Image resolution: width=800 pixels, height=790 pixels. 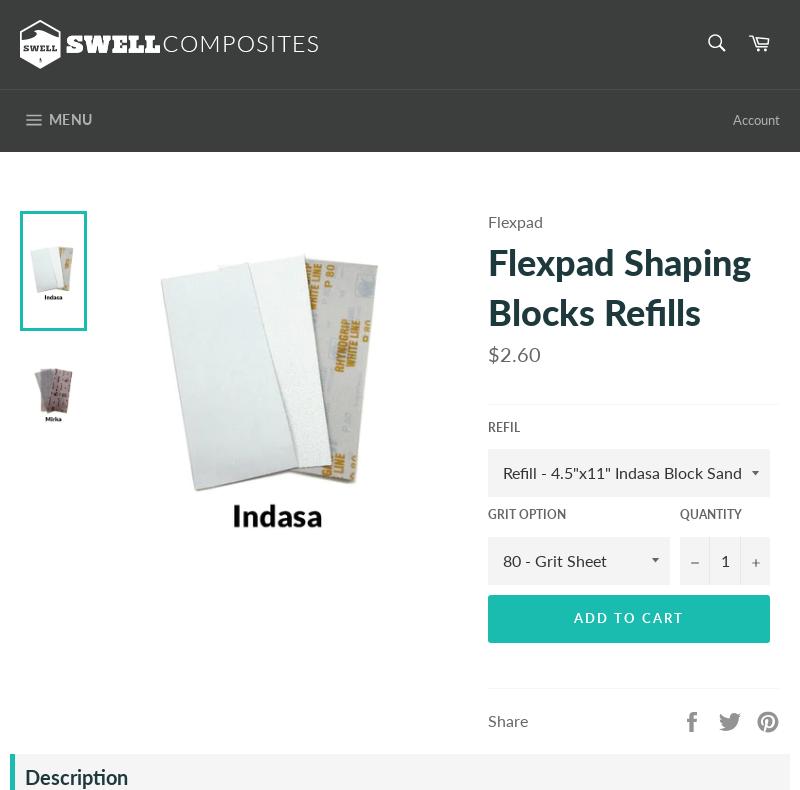 What do you see at coordinates (680, 514) in the screenshot?
I see `'Quantity'` at bounding box center [680, 514].